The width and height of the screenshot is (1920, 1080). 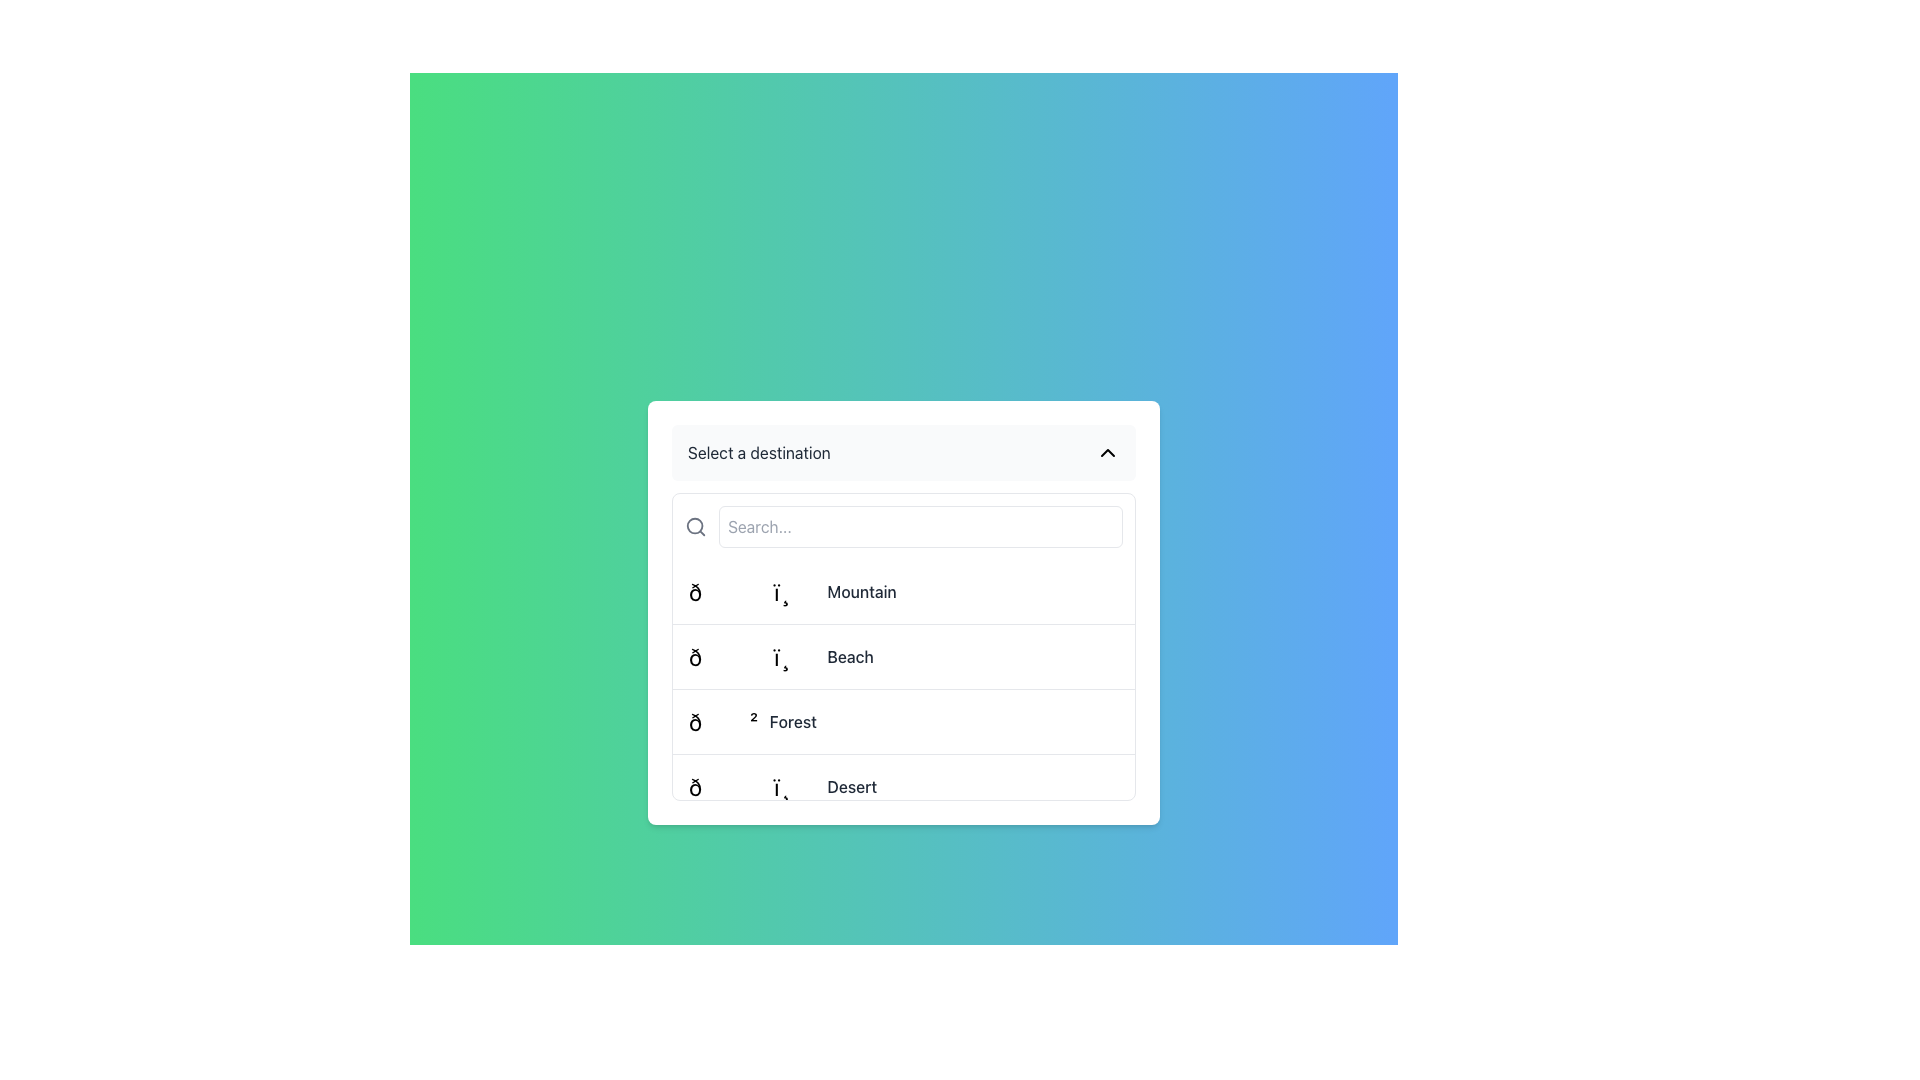 I want to click on the circular gray search icon located on the left side of the search bar interface, so click(x=696, y=526).